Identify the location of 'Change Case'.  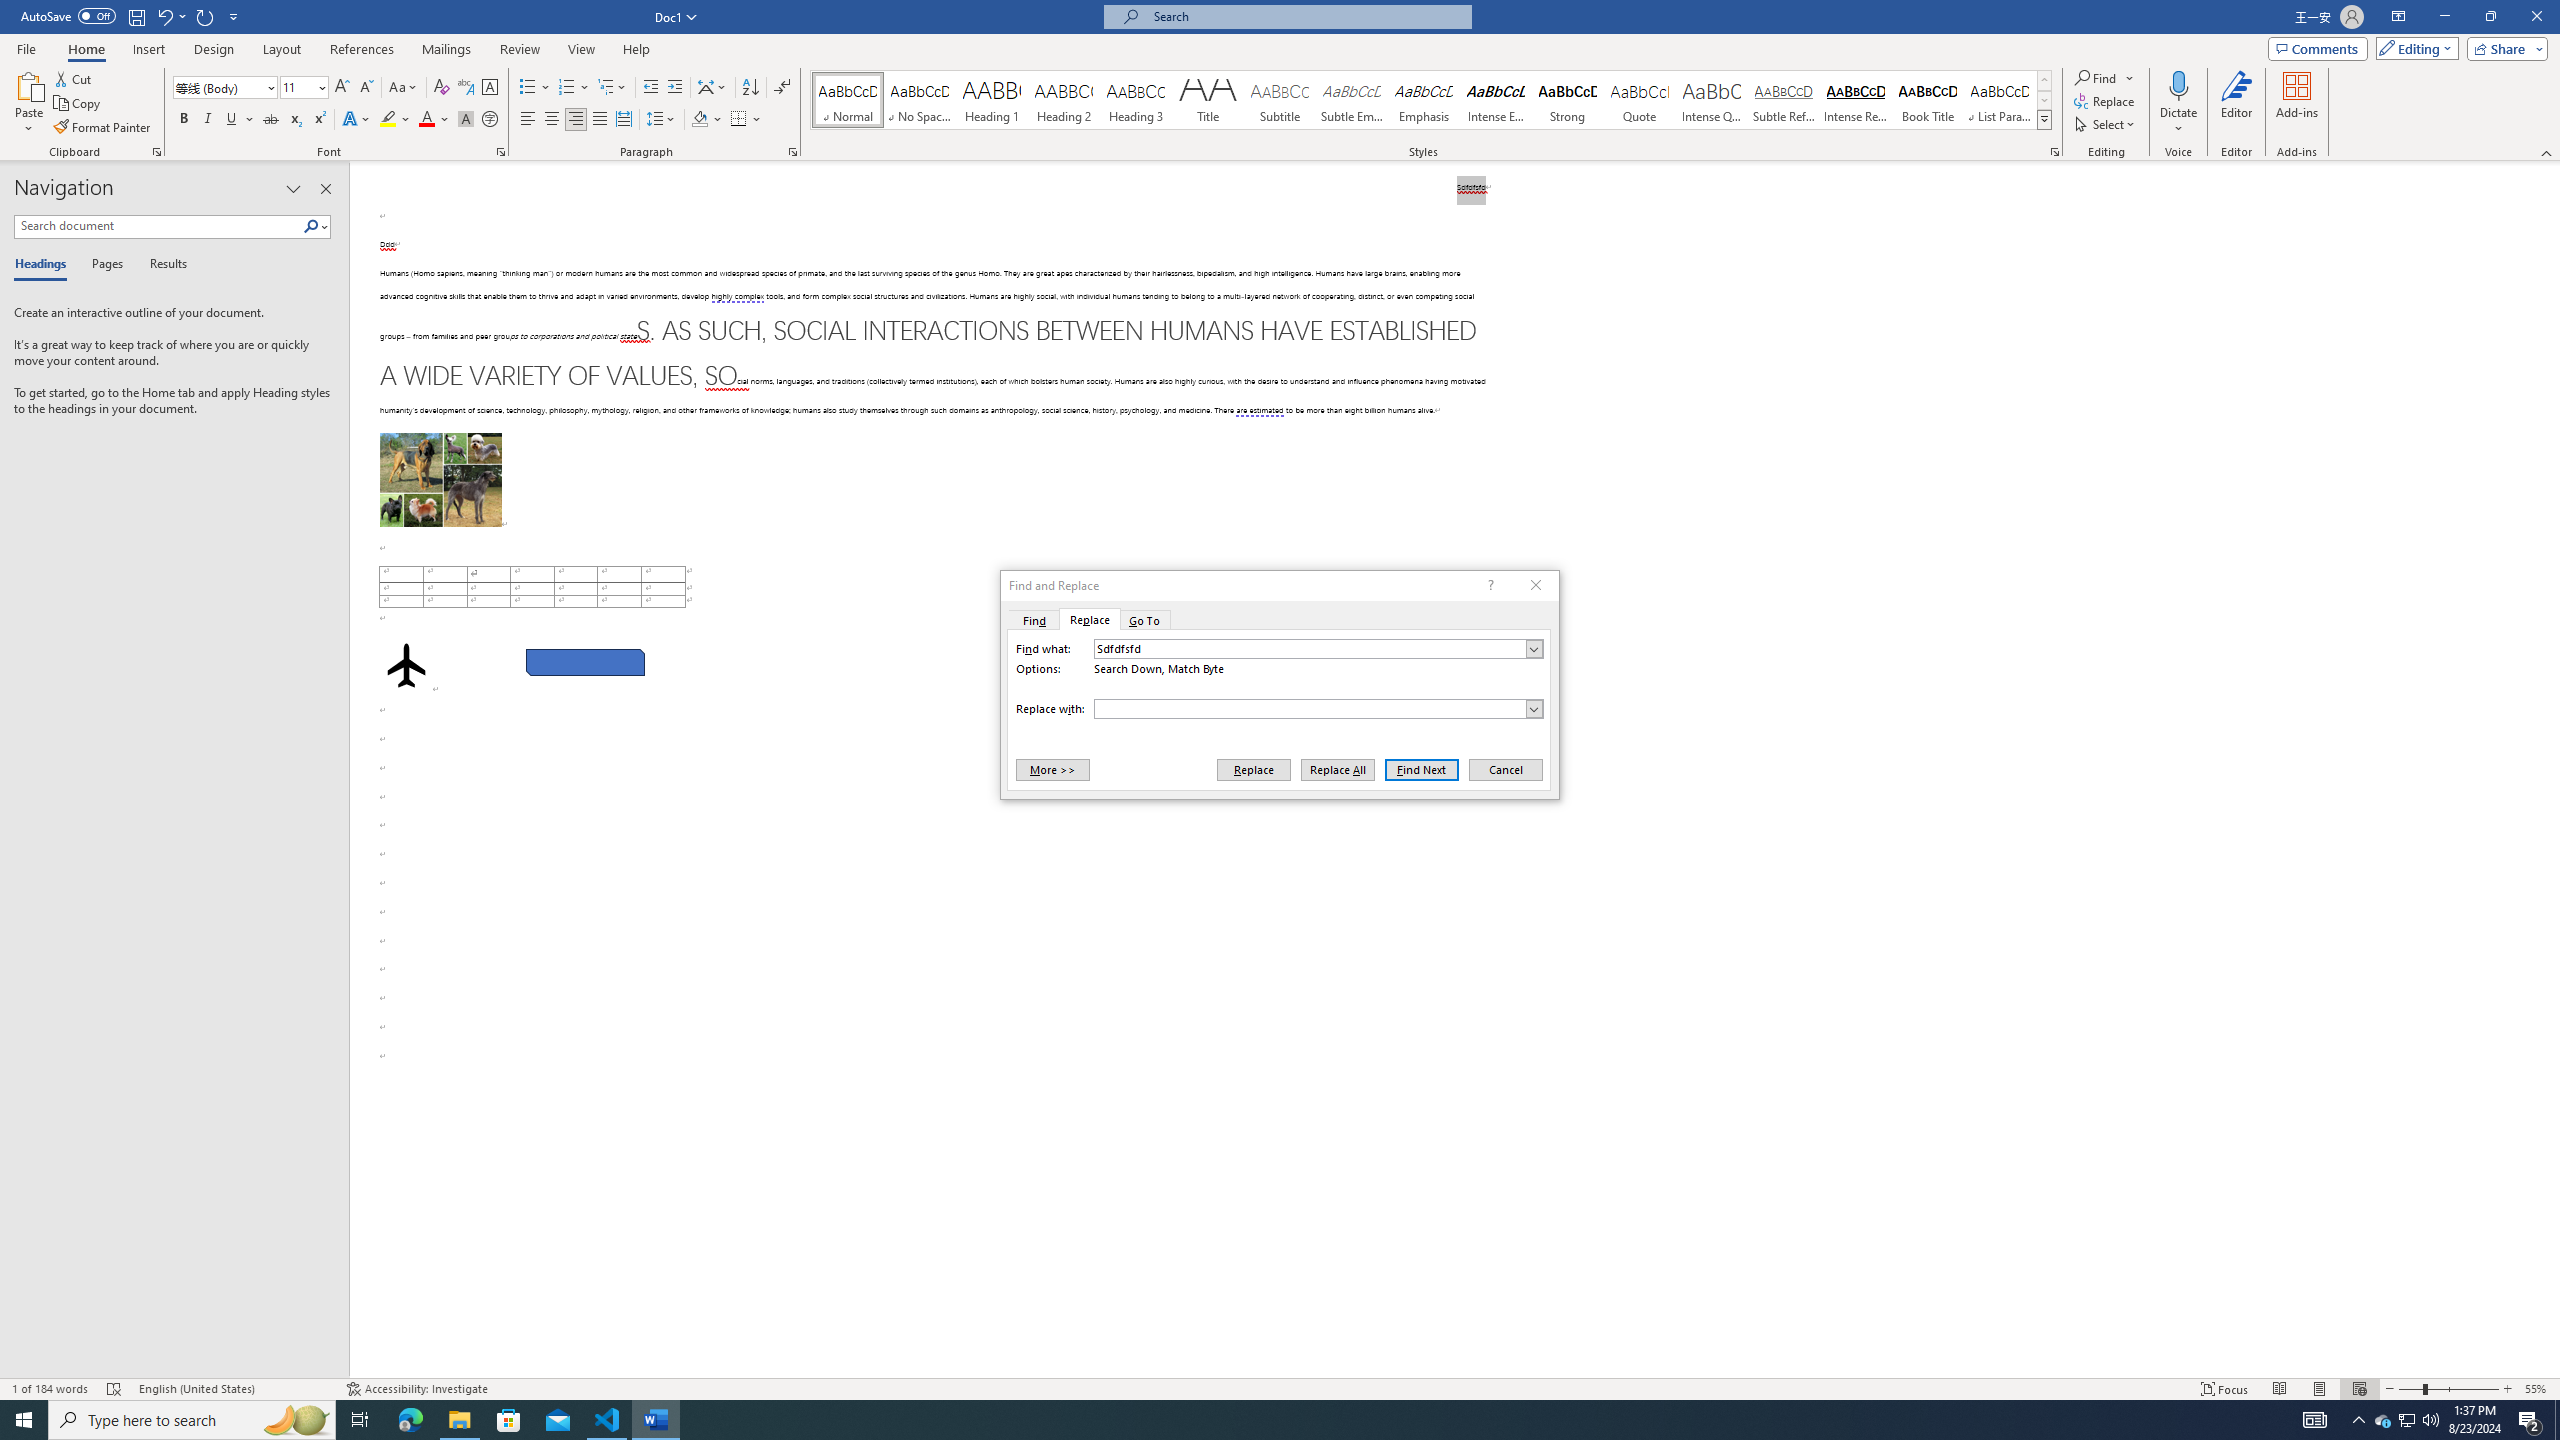
(403, 87).